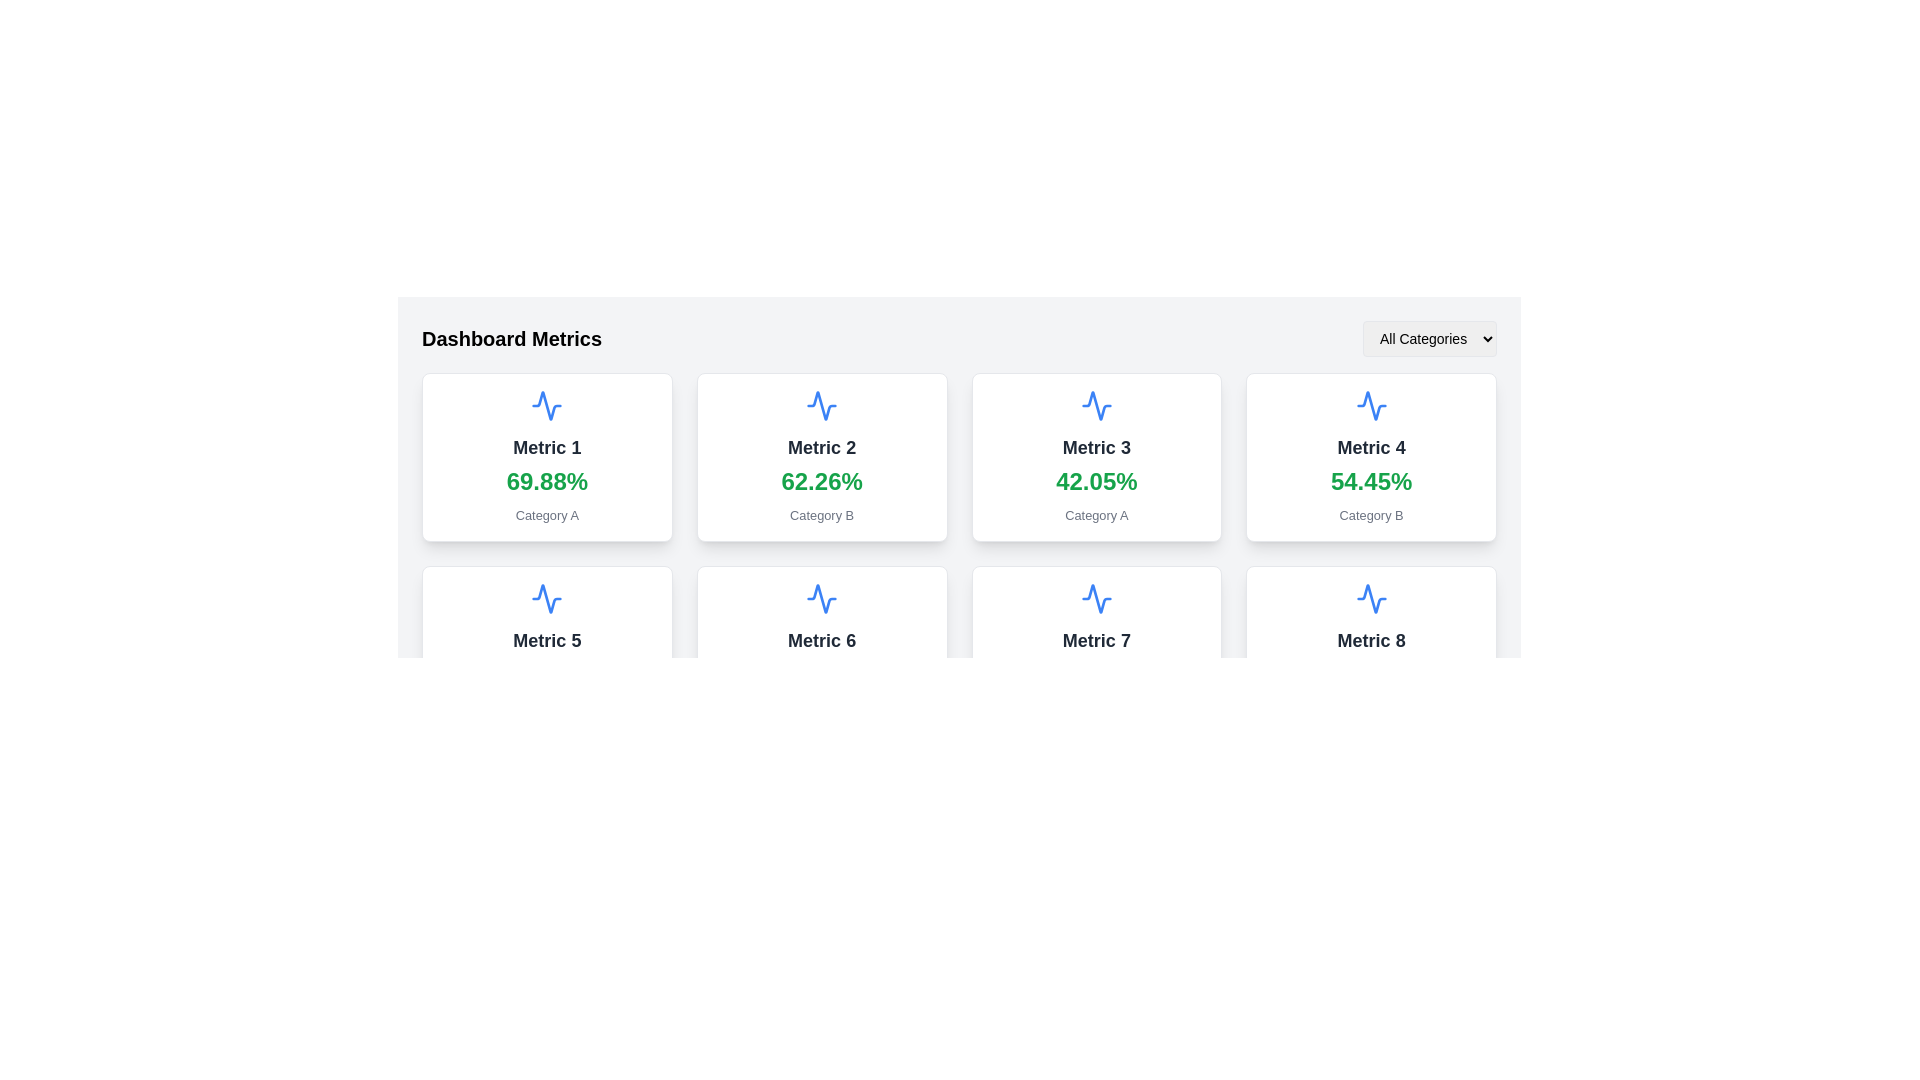 This screenshot has height=1080, width=1920. I want to click on the Information card displaying 'Metric 1' with value '69.88%' and category 'Category A', located in the top-left corner of the grid layout, so click(547, 457).